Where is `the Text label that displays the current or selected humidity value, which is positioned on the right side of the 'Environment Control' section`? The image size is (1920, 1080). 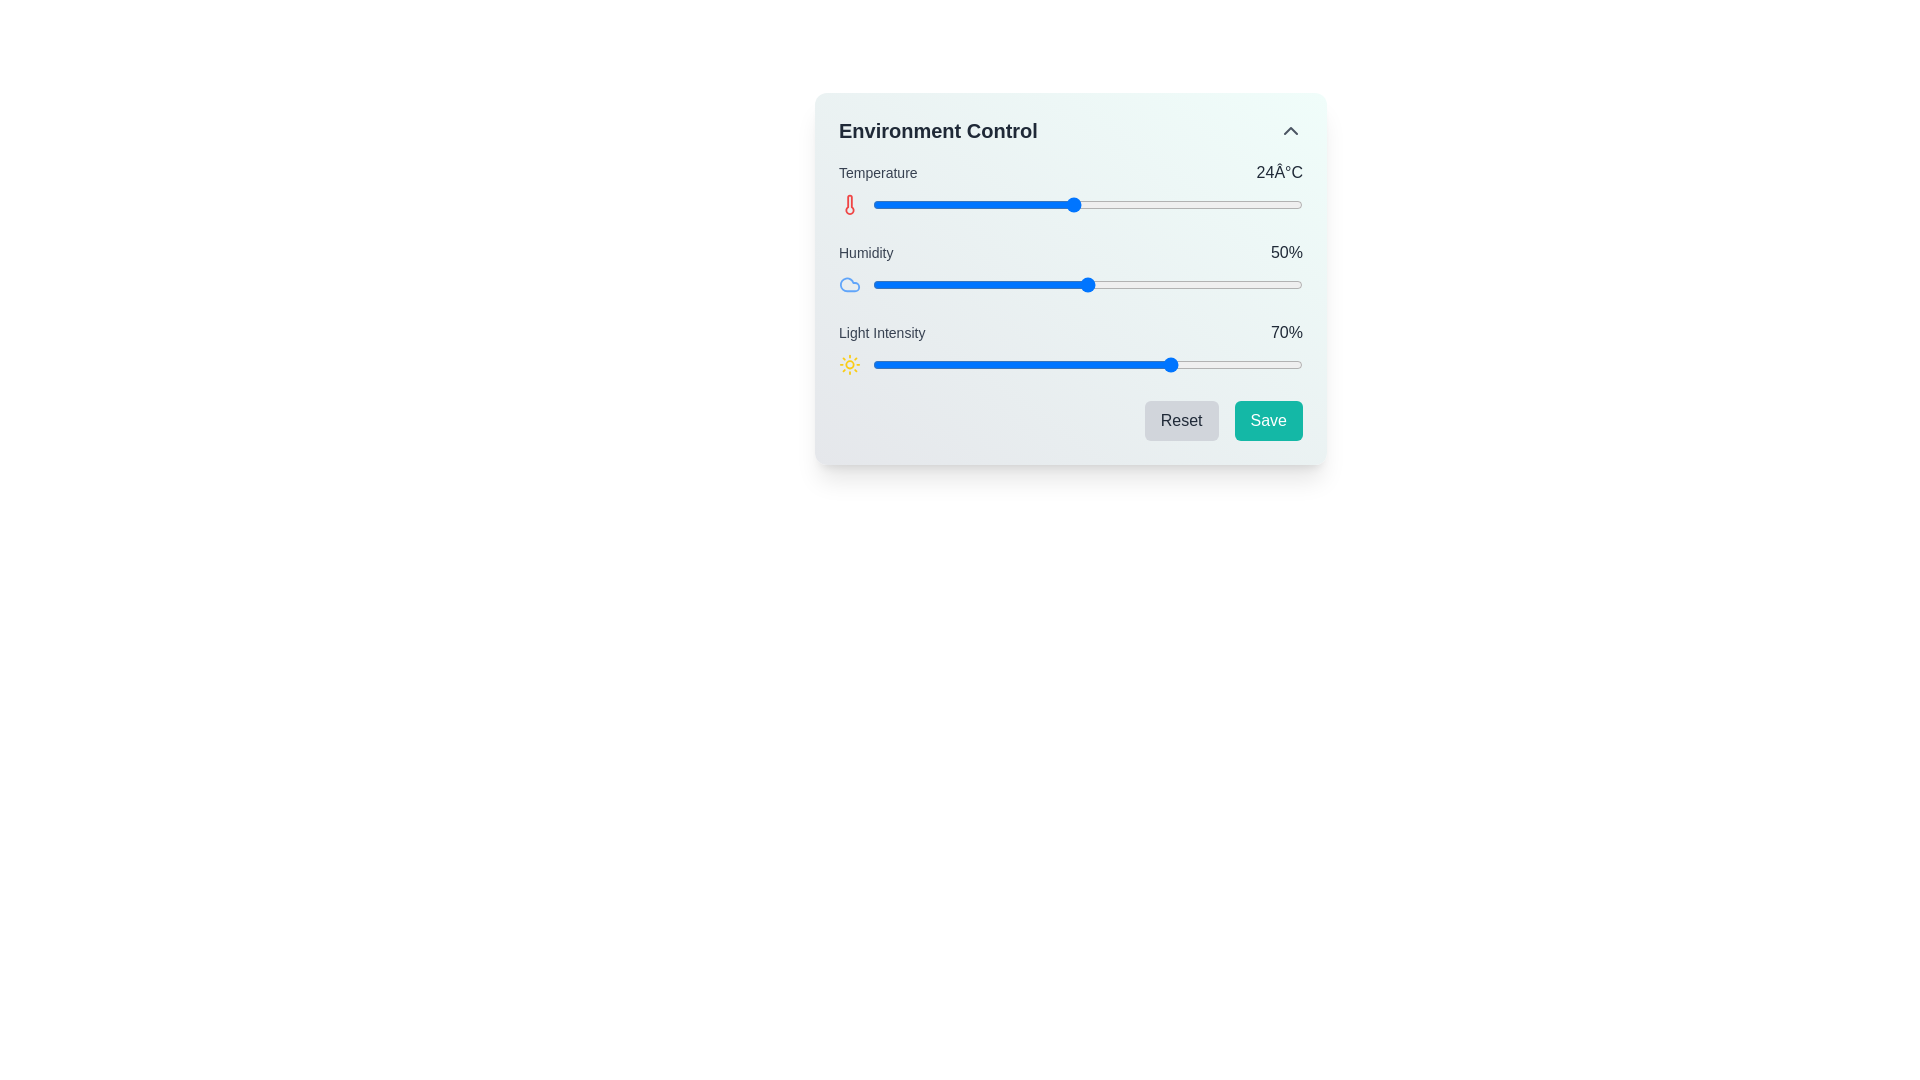
the Text label that displays the current or selected humidity value, which is positioned on the right side of the 'Environment Control' section is located at coordinates (1286, 252).